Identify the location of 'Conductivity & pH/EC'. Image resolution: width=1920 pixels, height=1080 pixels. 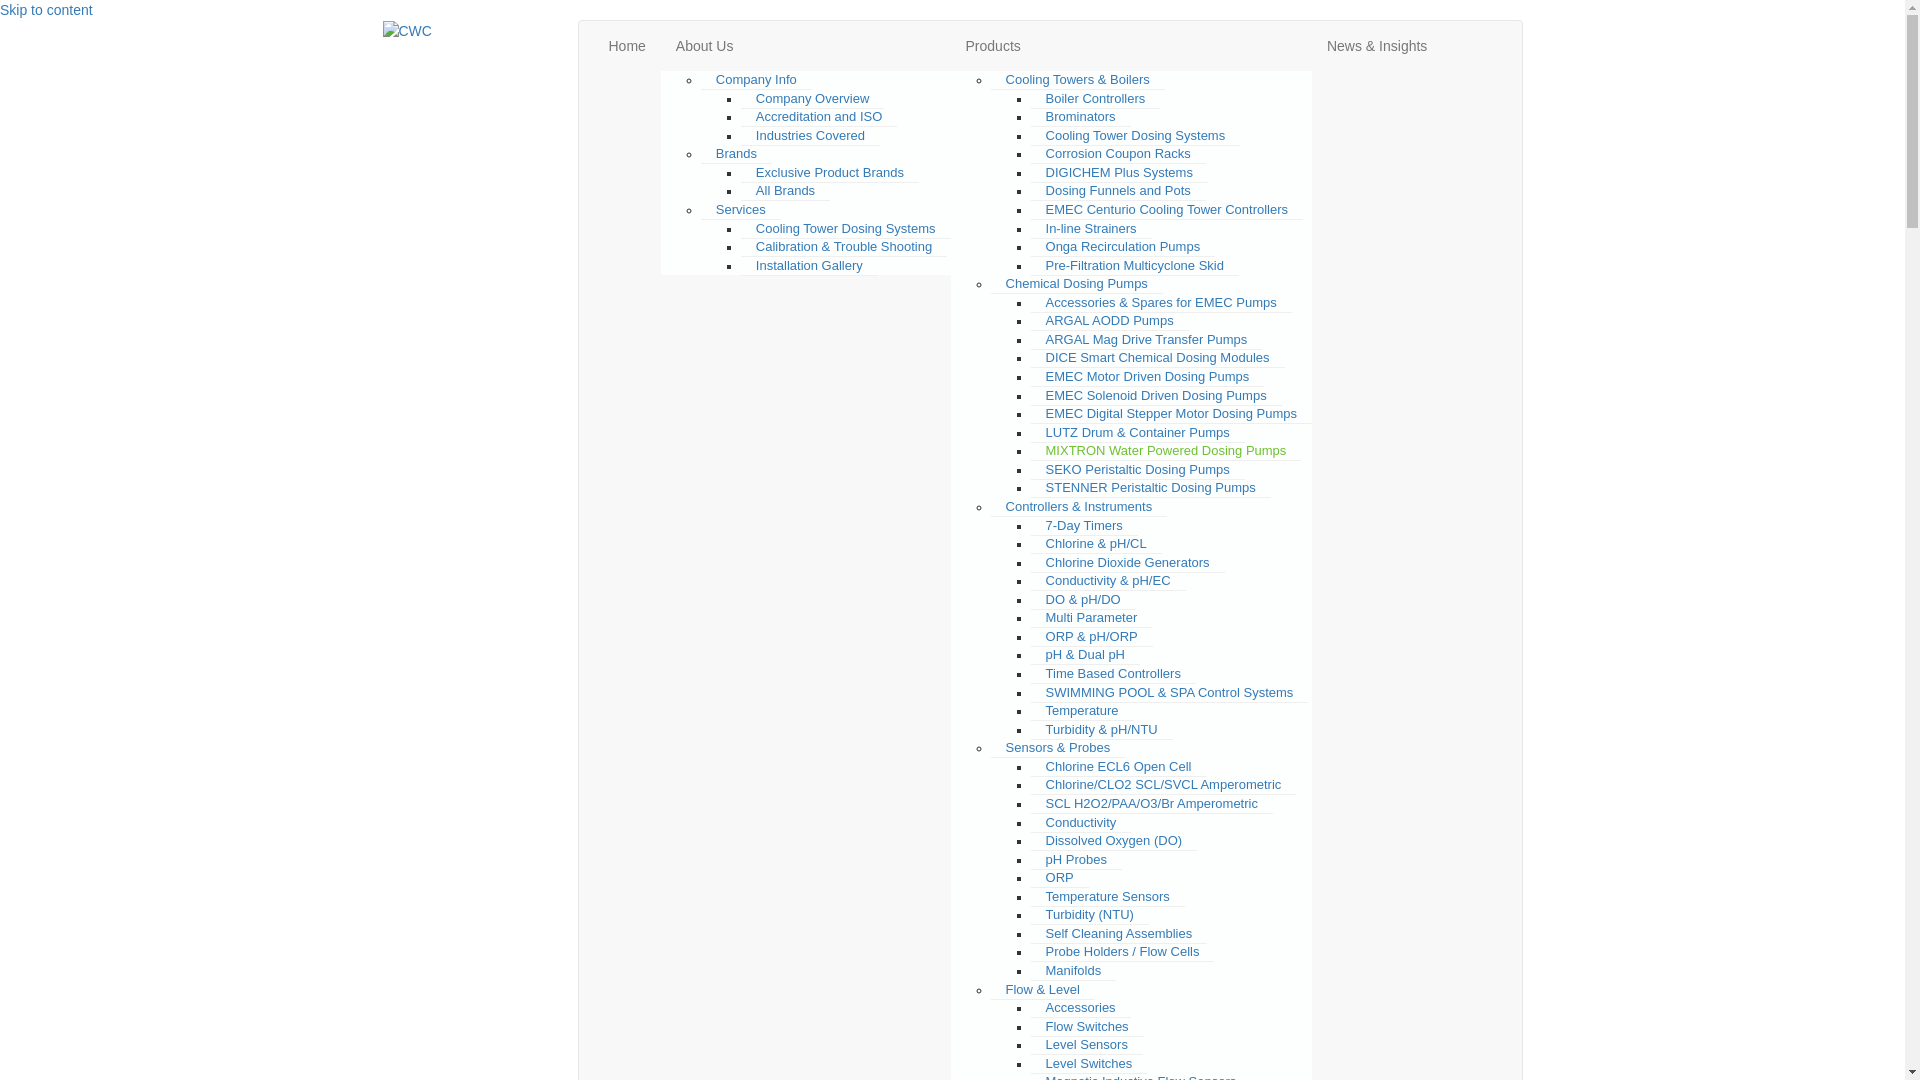
(1107, 581).